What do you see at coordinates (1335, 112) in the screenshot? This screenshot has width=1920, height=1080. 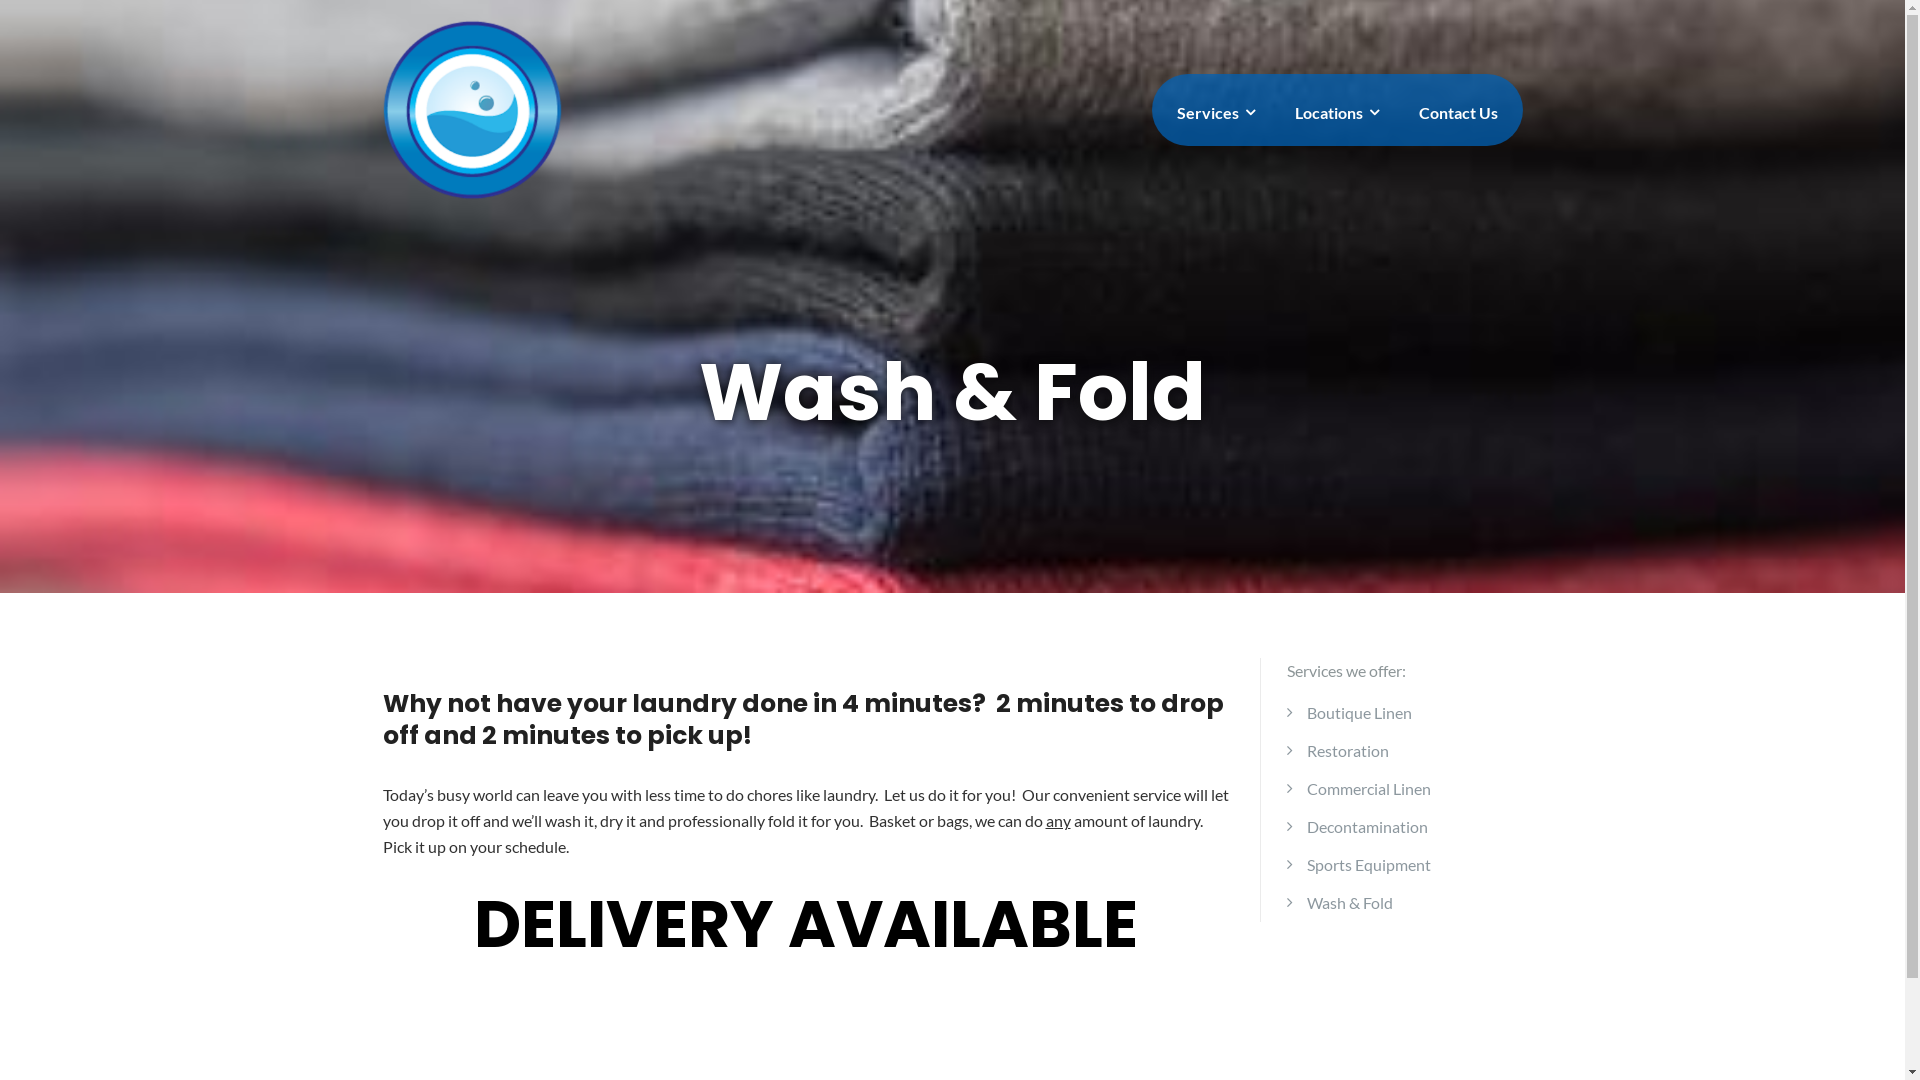 I see `'Locations'` at bounding box center [1335, 112].